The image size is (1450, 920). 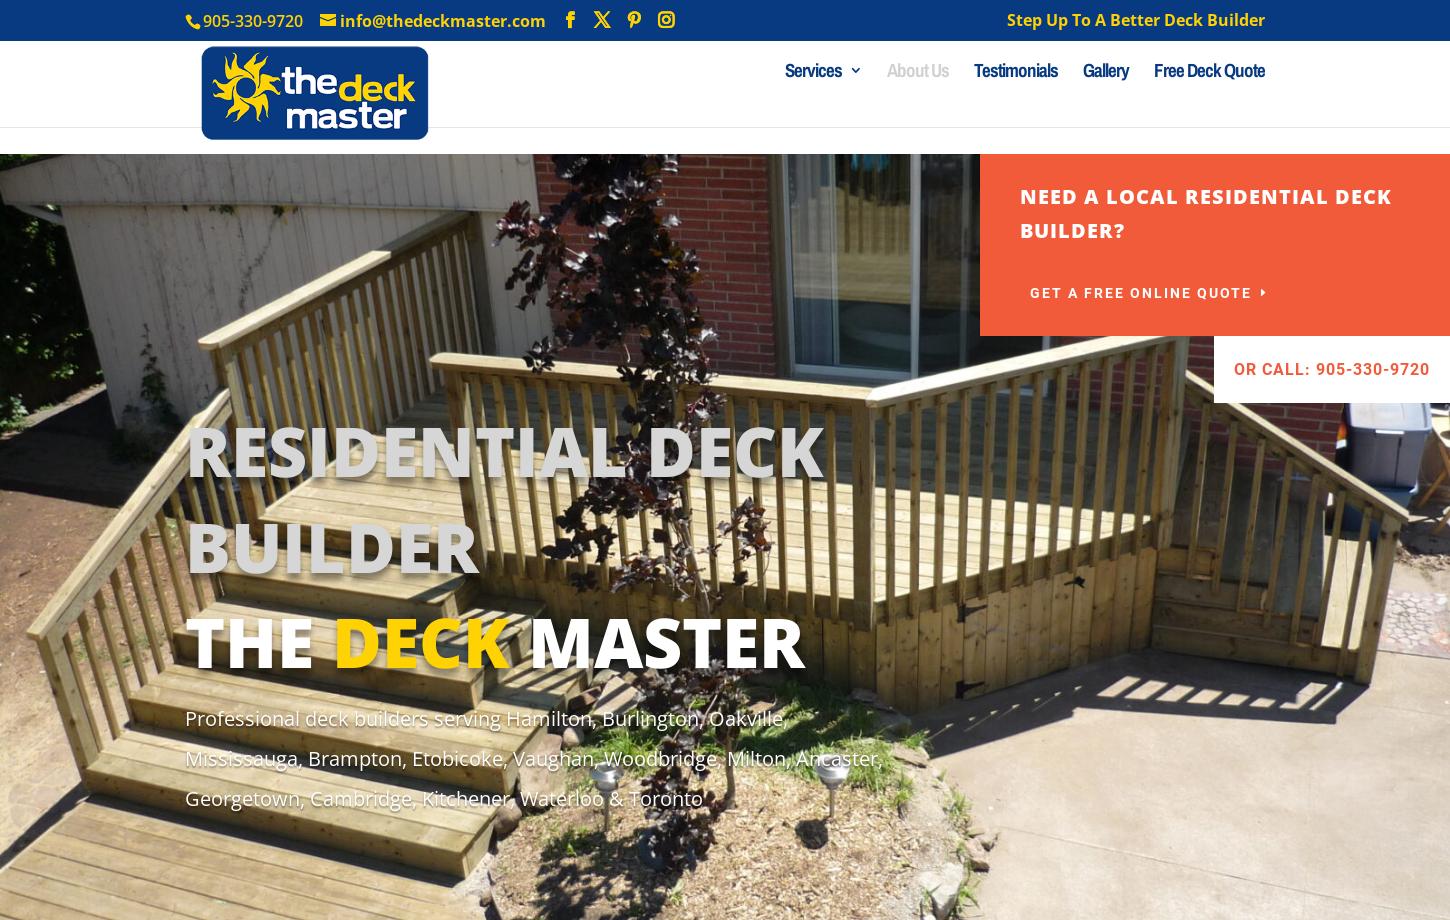 What do you see at coordinates (1138, 293) in the screenshot?
I see `'Get a Free Online Quote'` at bounding box center [1138, 293].